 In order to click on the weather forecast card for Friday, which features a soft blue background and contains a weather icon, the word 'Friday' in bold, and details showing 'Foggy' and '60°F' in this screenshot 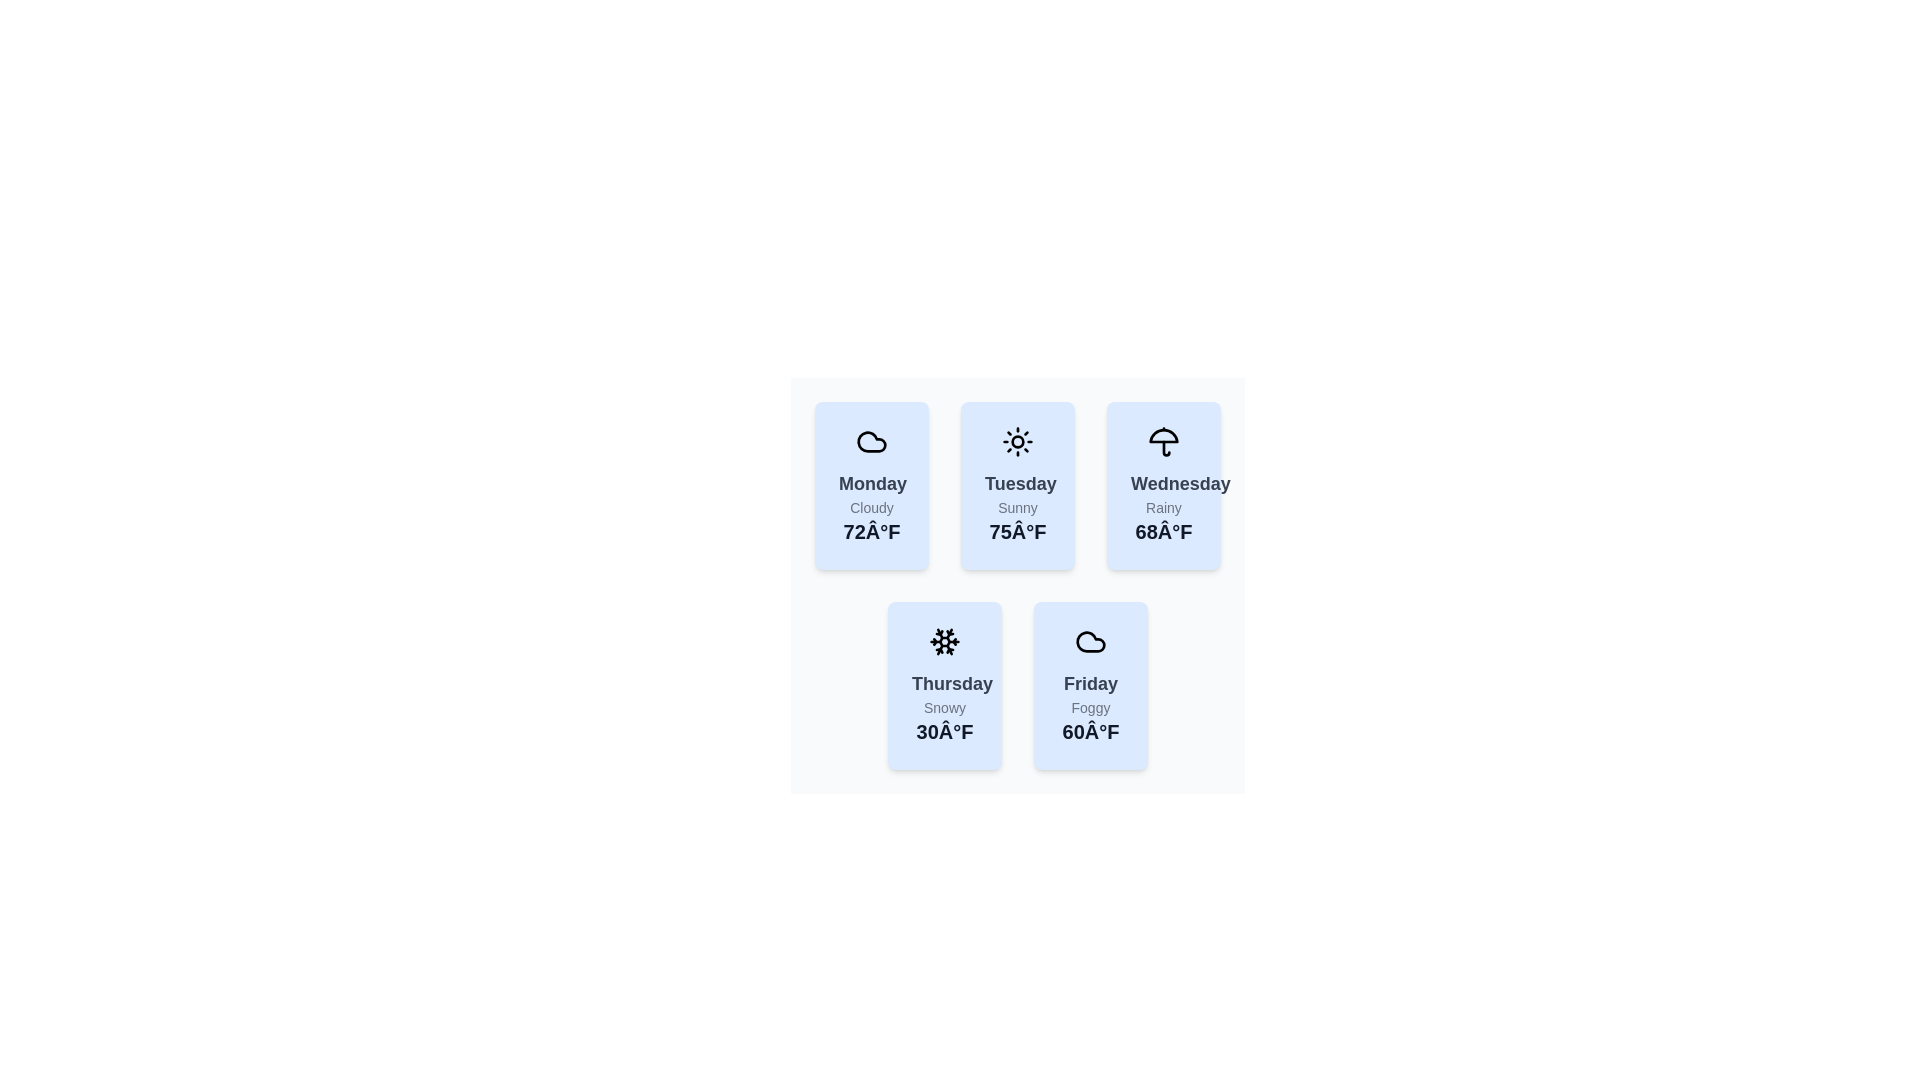, I will do `click(1074, 670)`.